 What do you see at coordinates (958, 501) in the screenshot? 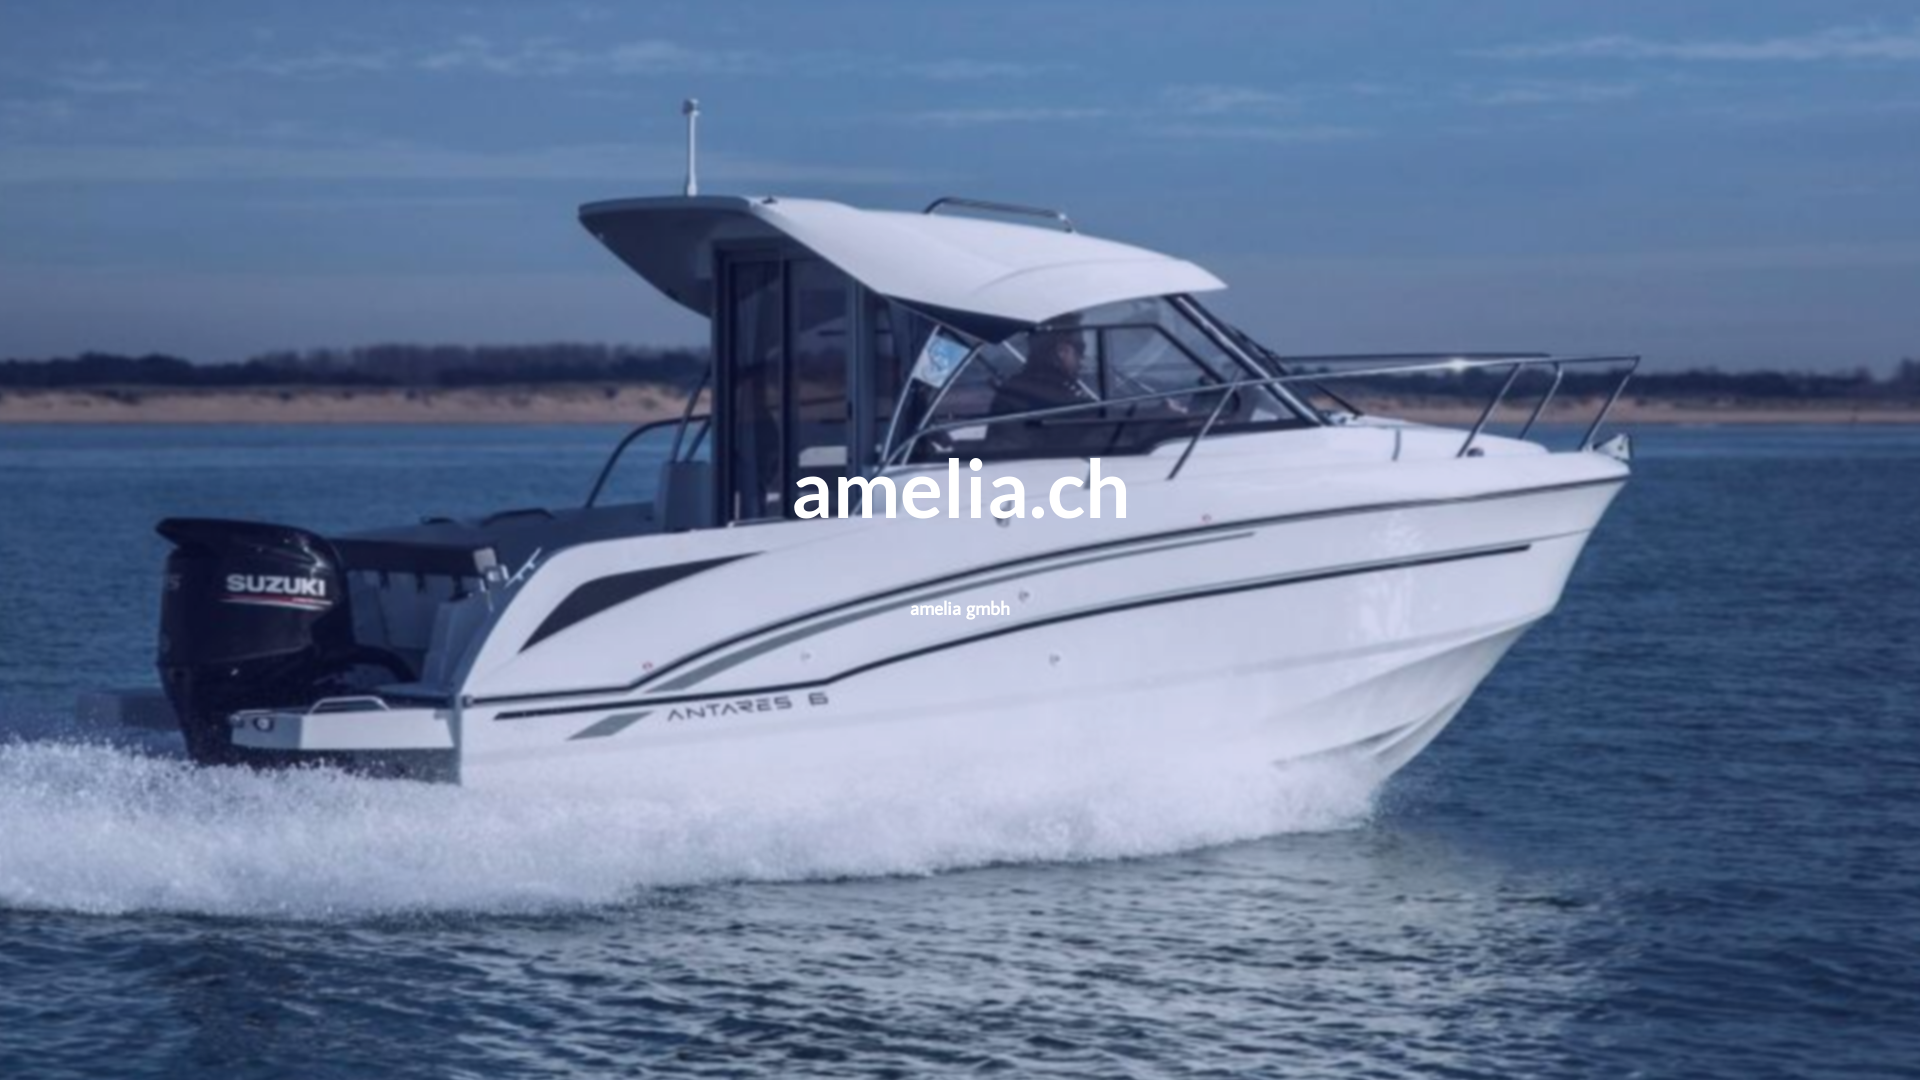
I see `'amelia.ch'` at bounding box center [958, 501].